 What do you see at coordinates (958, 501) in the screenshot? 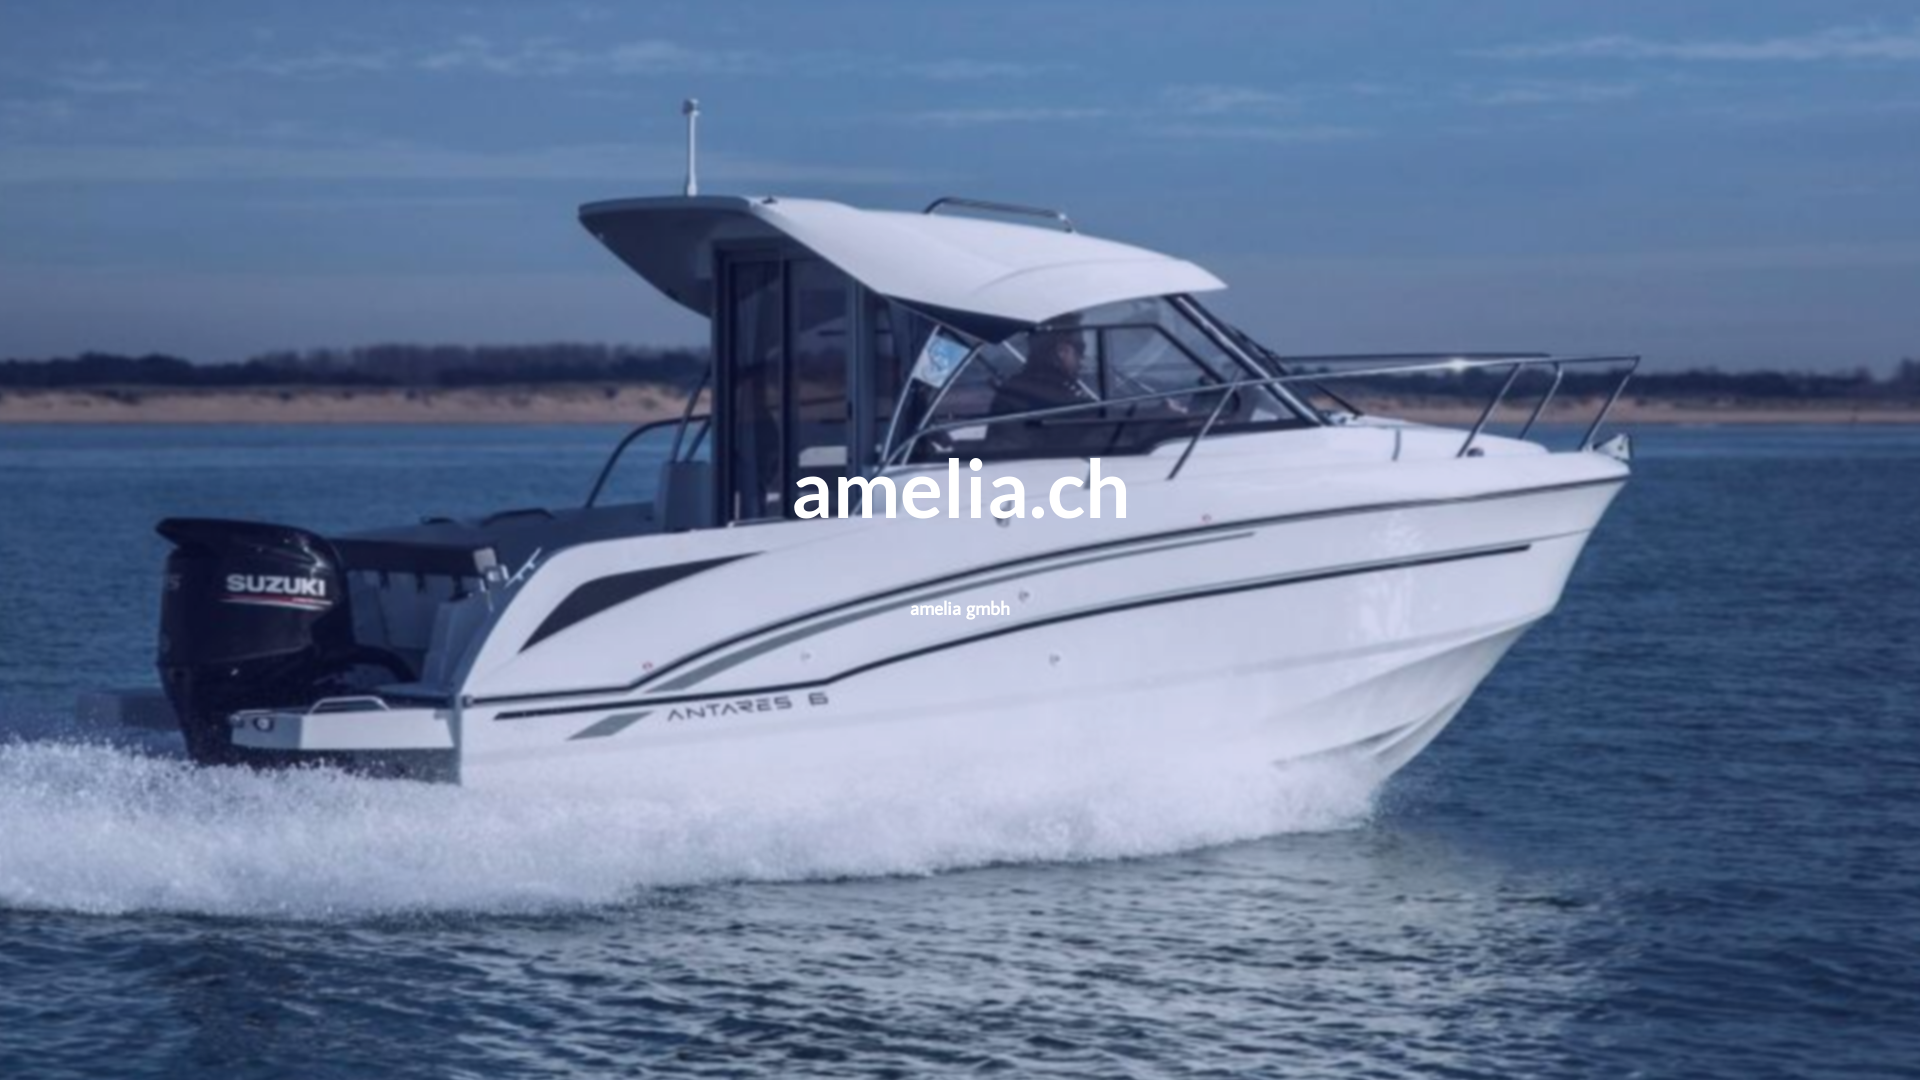
I see `'amelia.ch'` at bounding box center [958, 501].